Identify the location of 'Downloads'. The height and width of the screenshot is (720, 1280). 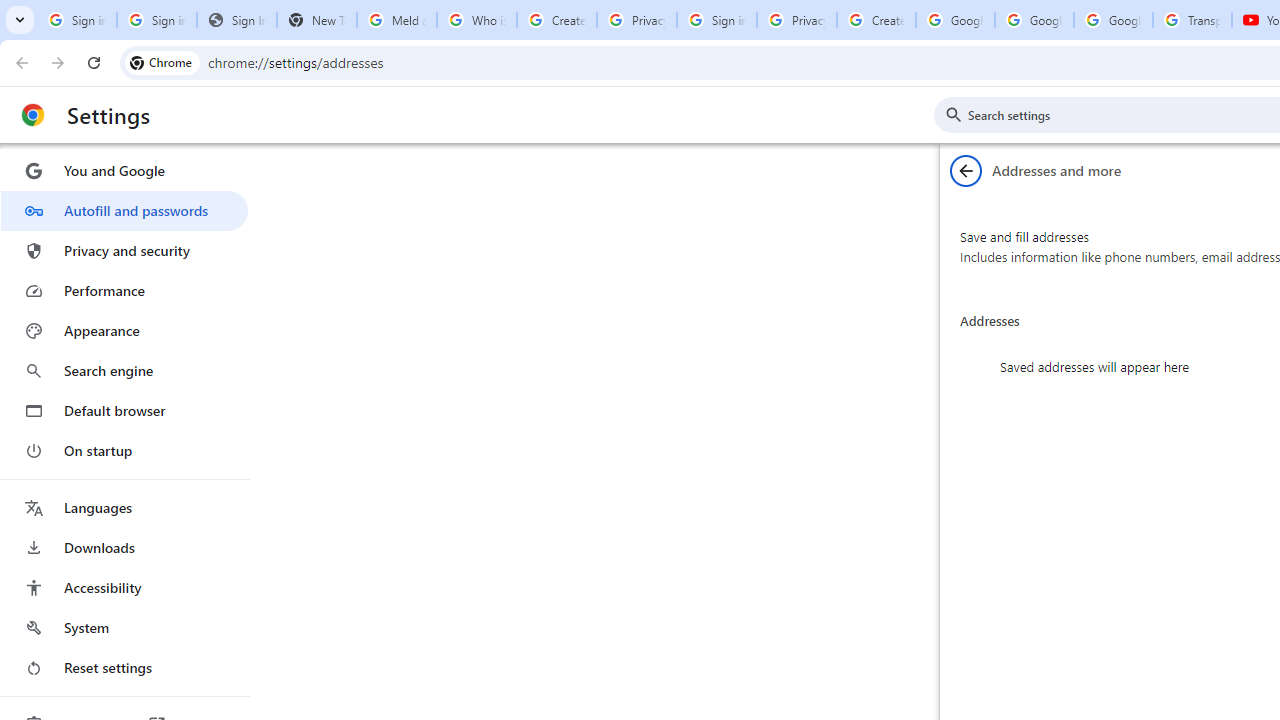
(123, 547).